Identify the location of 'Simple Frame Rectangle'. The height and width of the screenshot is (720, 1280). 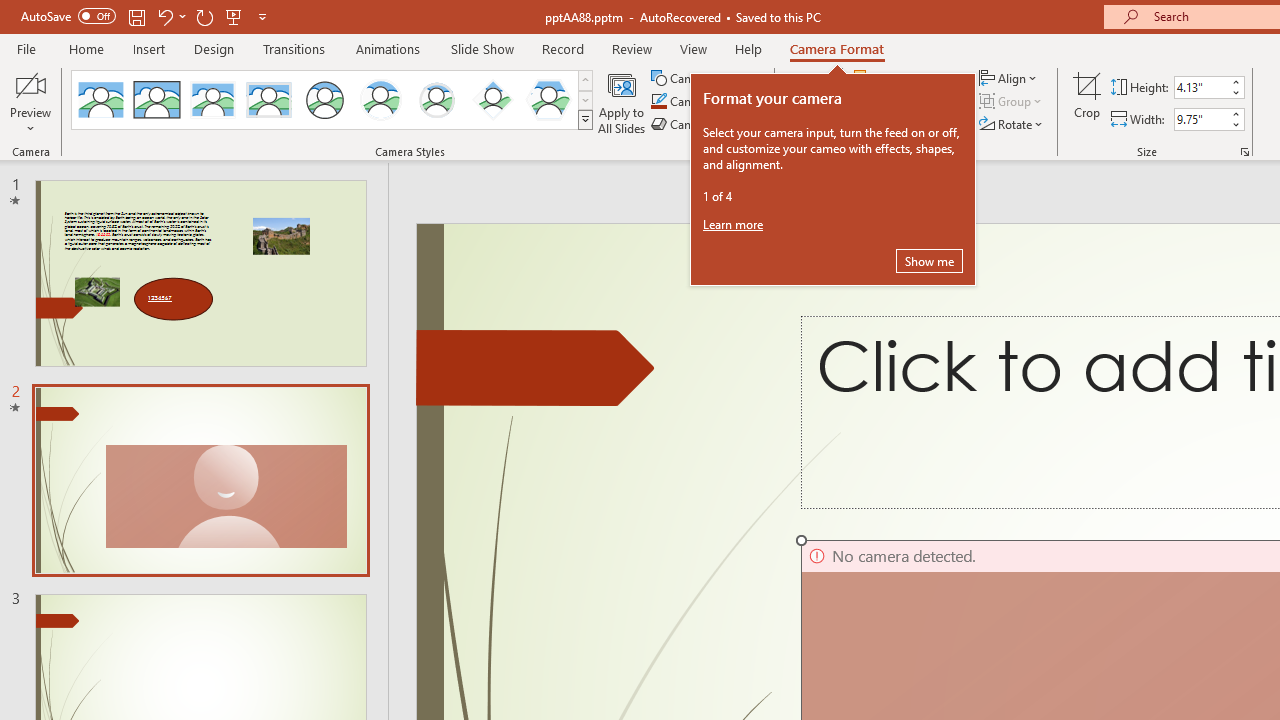
(156, 100).